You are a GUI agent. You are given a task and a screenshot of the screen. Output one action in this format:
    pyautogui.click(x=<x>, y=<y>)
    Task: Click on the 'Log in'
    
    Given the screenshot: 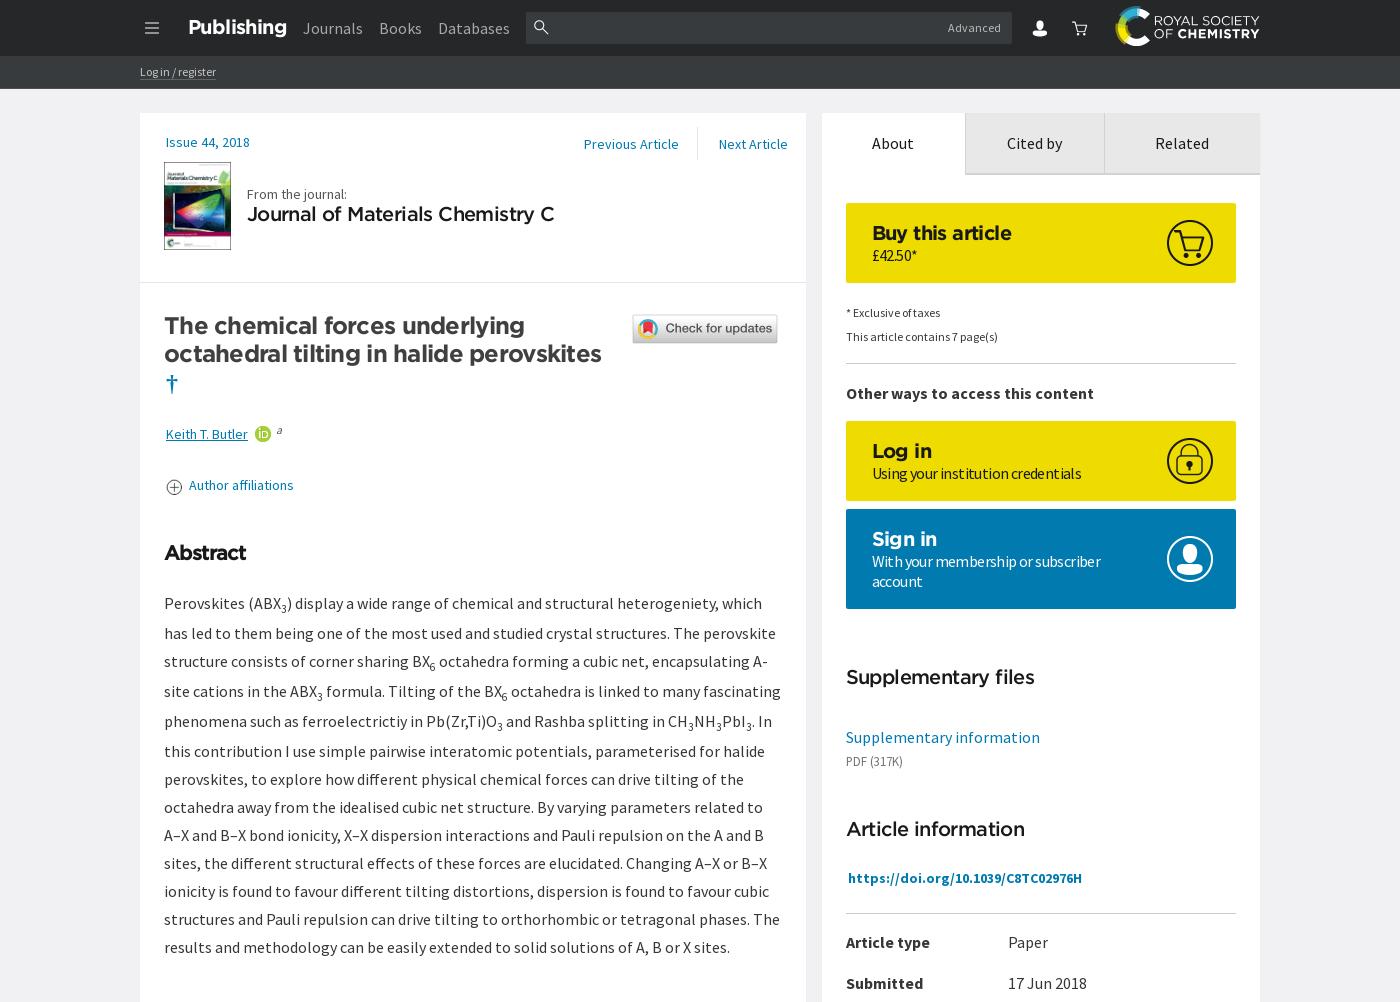 What is the action you would take?
    pyautogui.click(x=870, y=449)
    